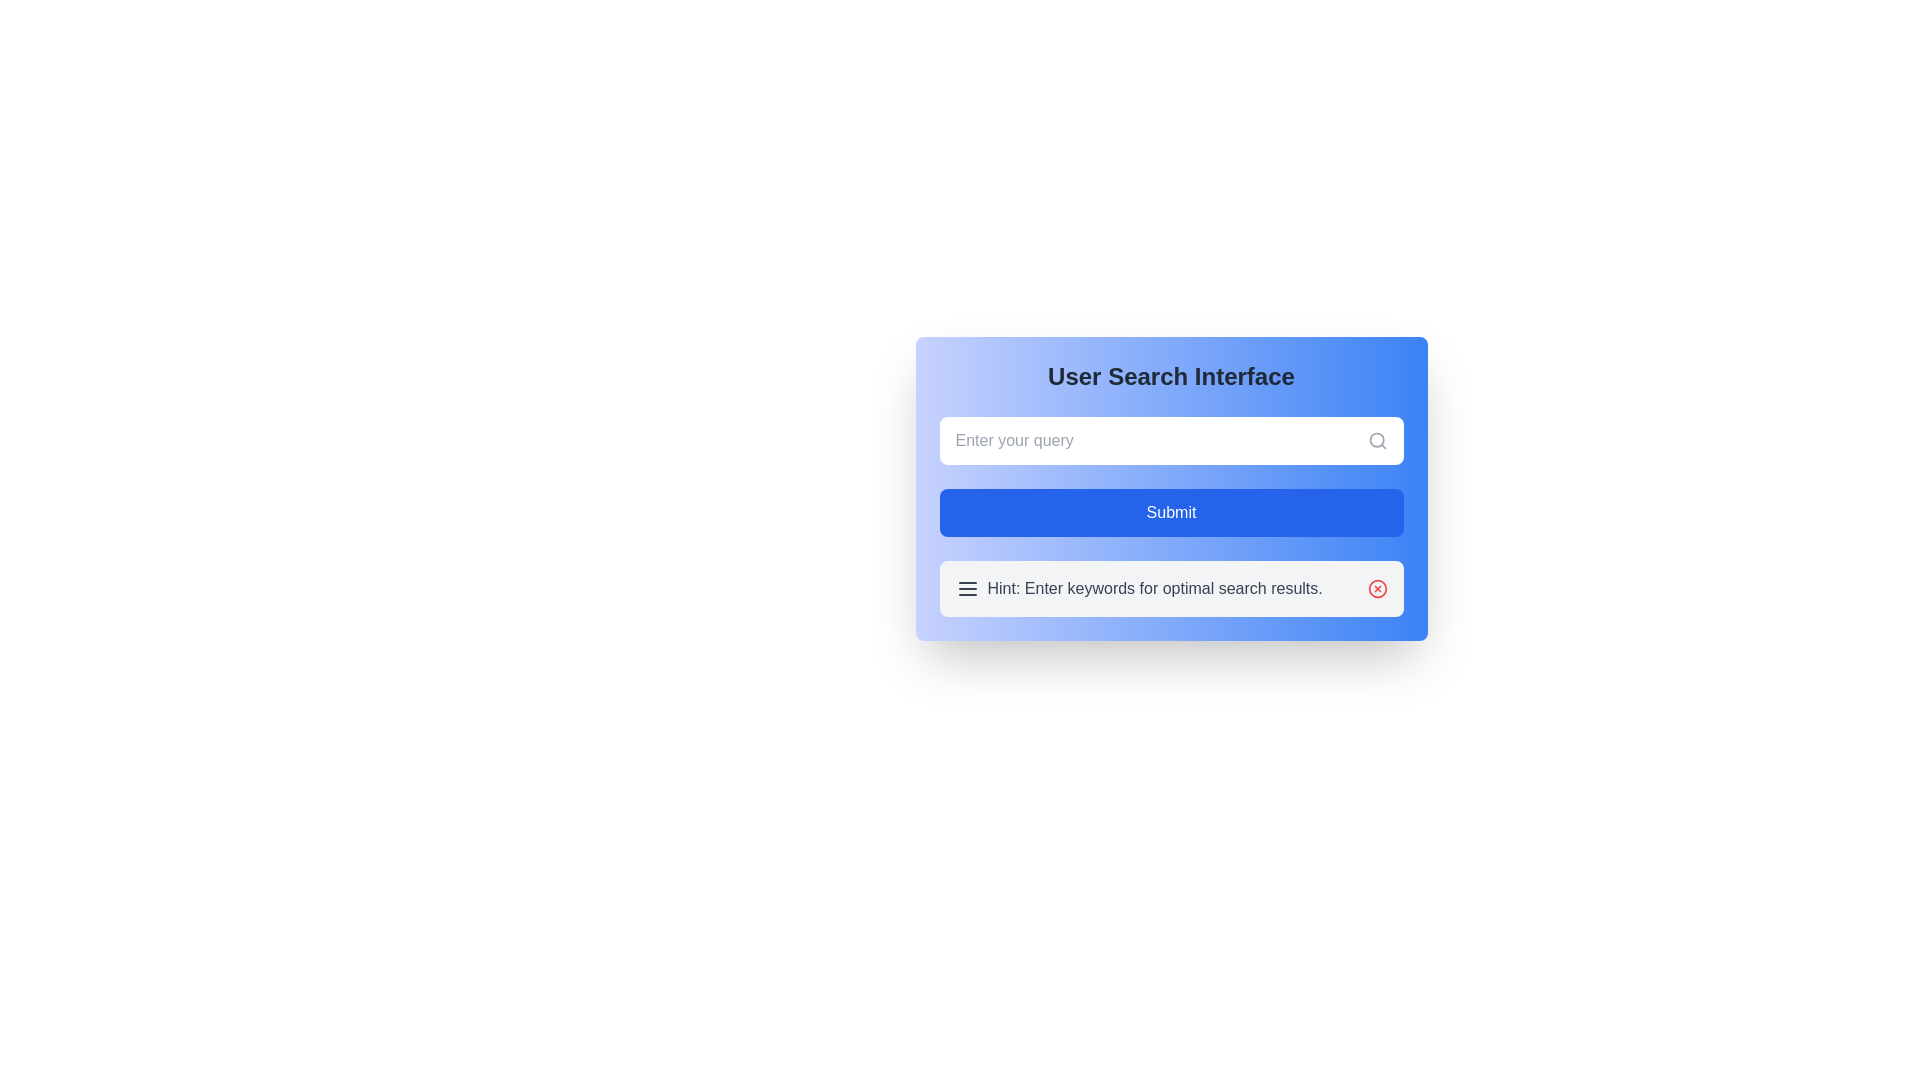 The height and width of the screenshot is (1080, 1920). Describe the element at coordinates (1171, 512) in the screenshot. I see `the submit button located directly below the input field labeled 'Enter your query' to initiate the submit action` at that location.